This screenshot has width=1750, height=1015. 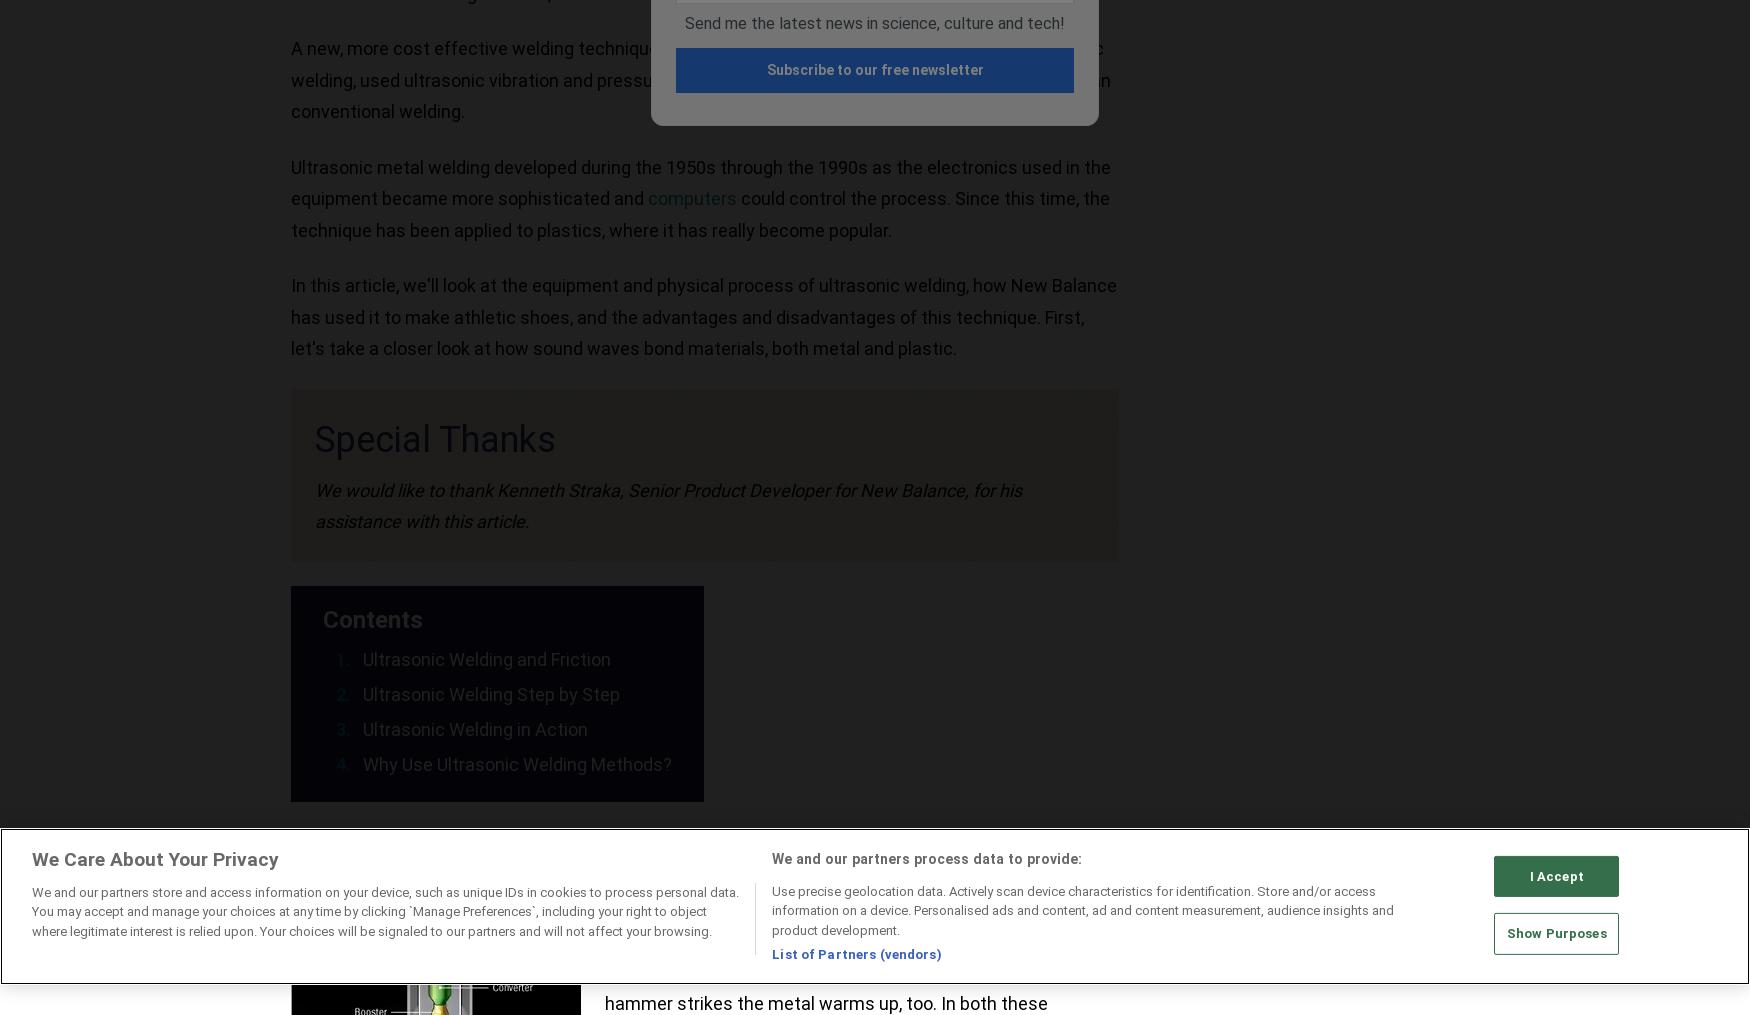 I want to click on 'Why Use Ultrasonic Welding Methods?', so click(x=516, y=762).